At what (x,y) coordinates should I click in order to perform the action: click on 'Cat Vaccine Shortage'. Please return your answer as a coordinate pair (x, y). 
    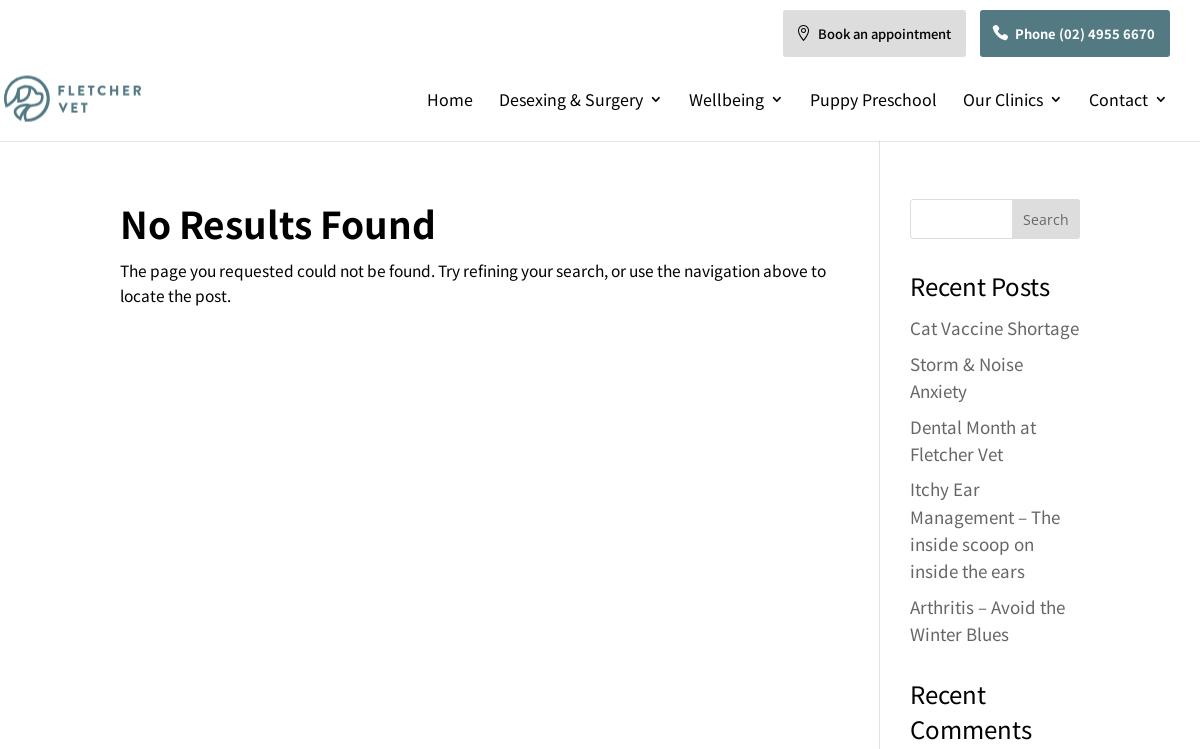
    Looking at the image, I should click on (907, 326).